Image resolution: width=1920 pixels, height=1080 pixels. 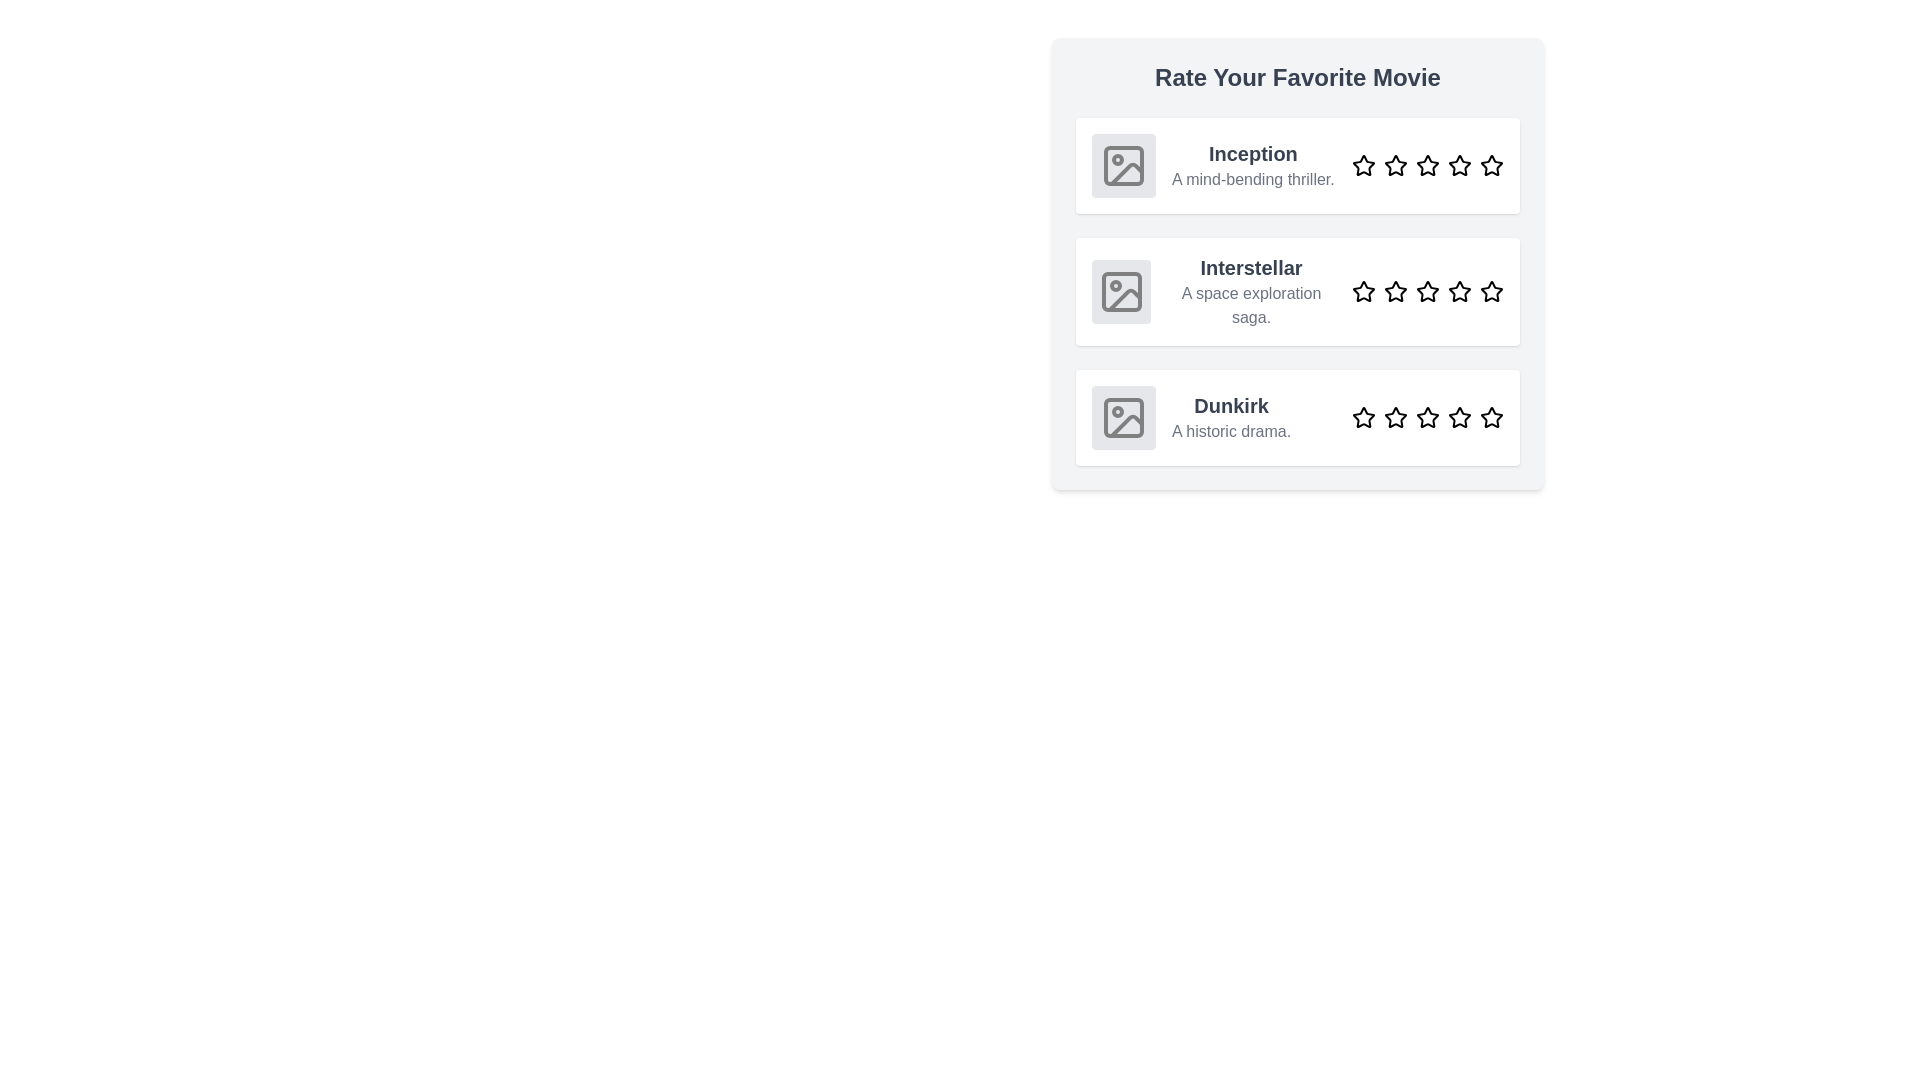 What do you see at coordinates (1459, 292) in the screenshot?
I see `the fourth star-shaped icon in the rating section for the movie 'Interstellar'` at bounding box center [1459, 292].